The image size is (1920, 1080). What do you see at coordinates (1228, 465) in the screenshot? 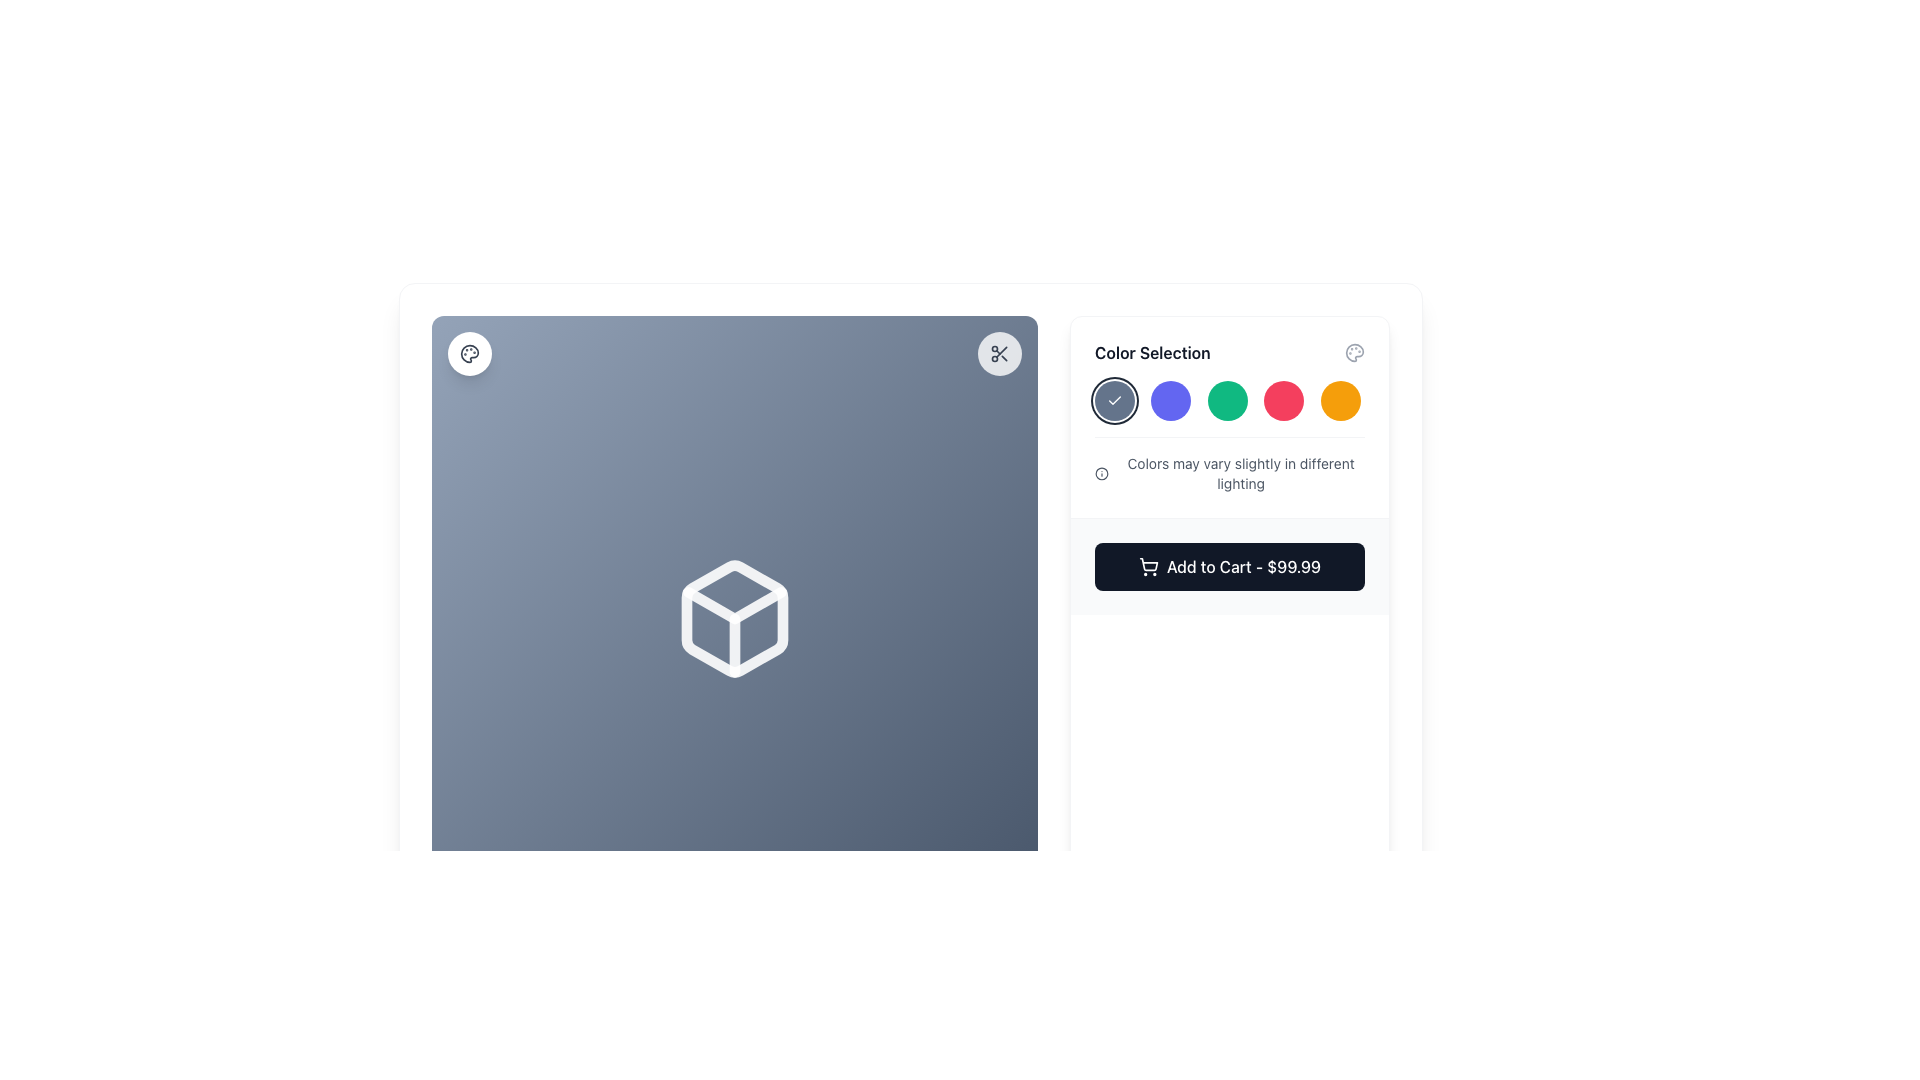
I see `the informational text stating 'Colors may vary slightly in different lighting' with an icon indicating additional information, located below the color selection options` at bounding box center [1228, 465].